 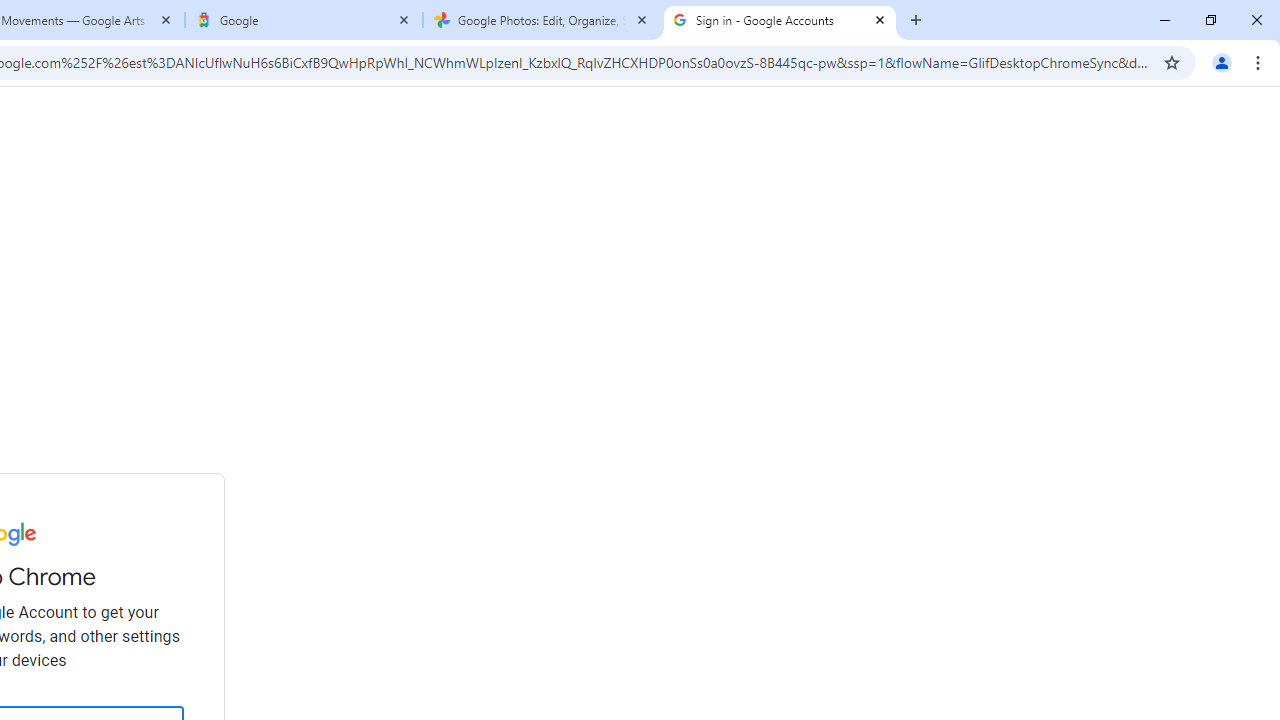 What do you see at coordinates (778, 20) in the screenshot?
I see `'Sign in - Google Accounts'` at bounding box center [778, 20].